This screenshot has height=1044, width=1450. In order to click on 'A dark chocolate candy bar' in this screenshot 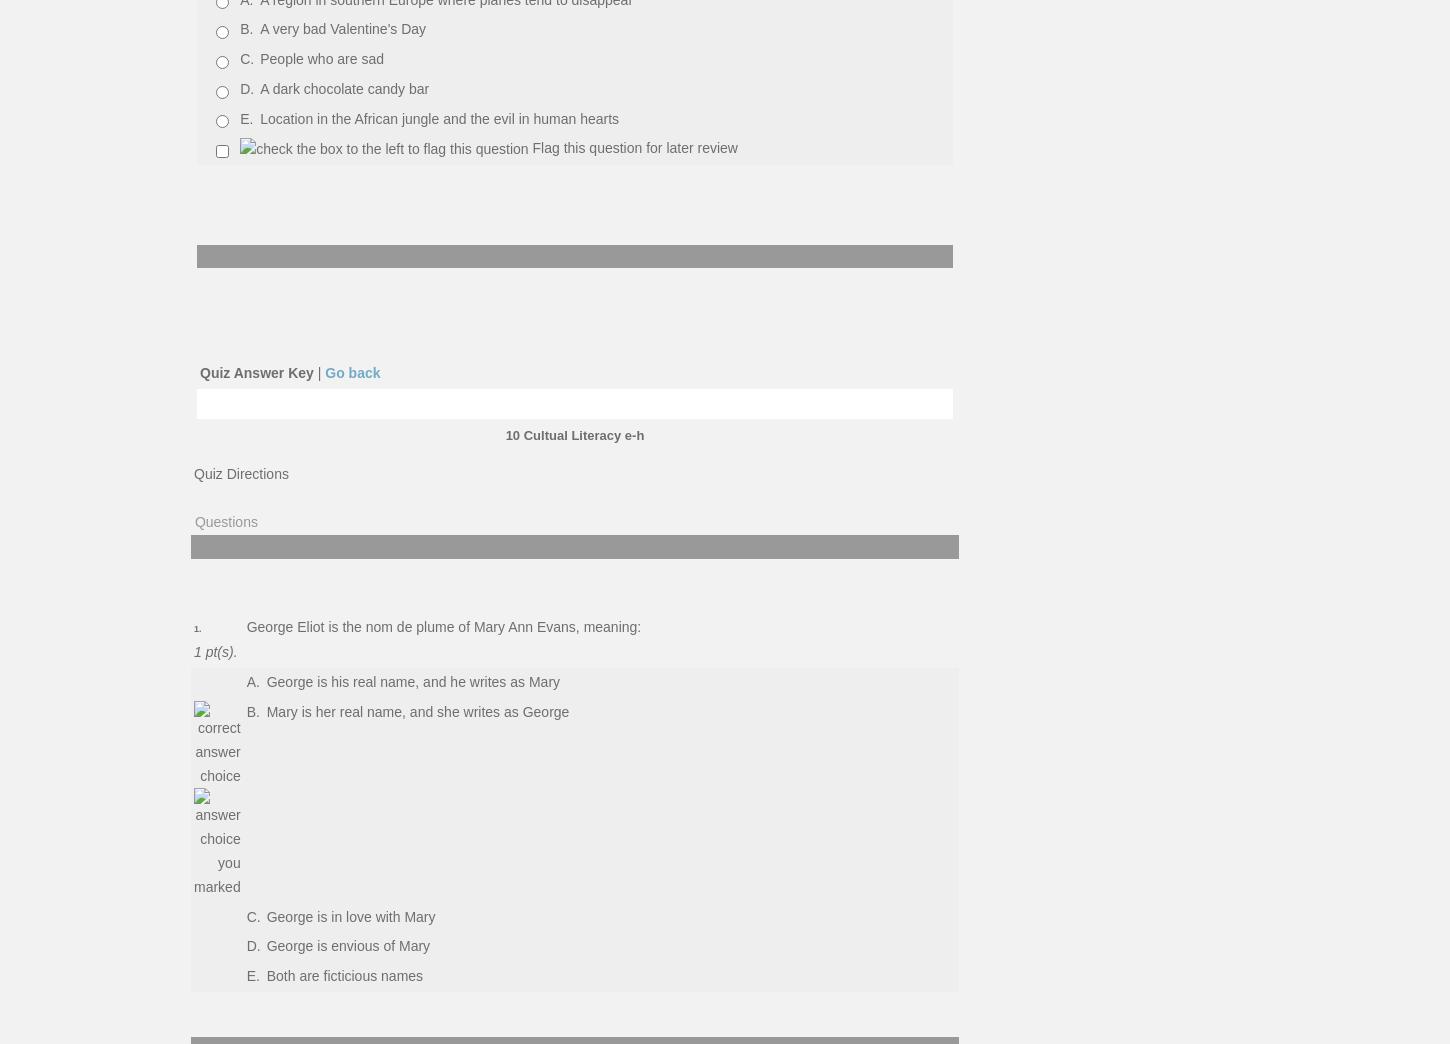, I will do `click(344, 88)`.